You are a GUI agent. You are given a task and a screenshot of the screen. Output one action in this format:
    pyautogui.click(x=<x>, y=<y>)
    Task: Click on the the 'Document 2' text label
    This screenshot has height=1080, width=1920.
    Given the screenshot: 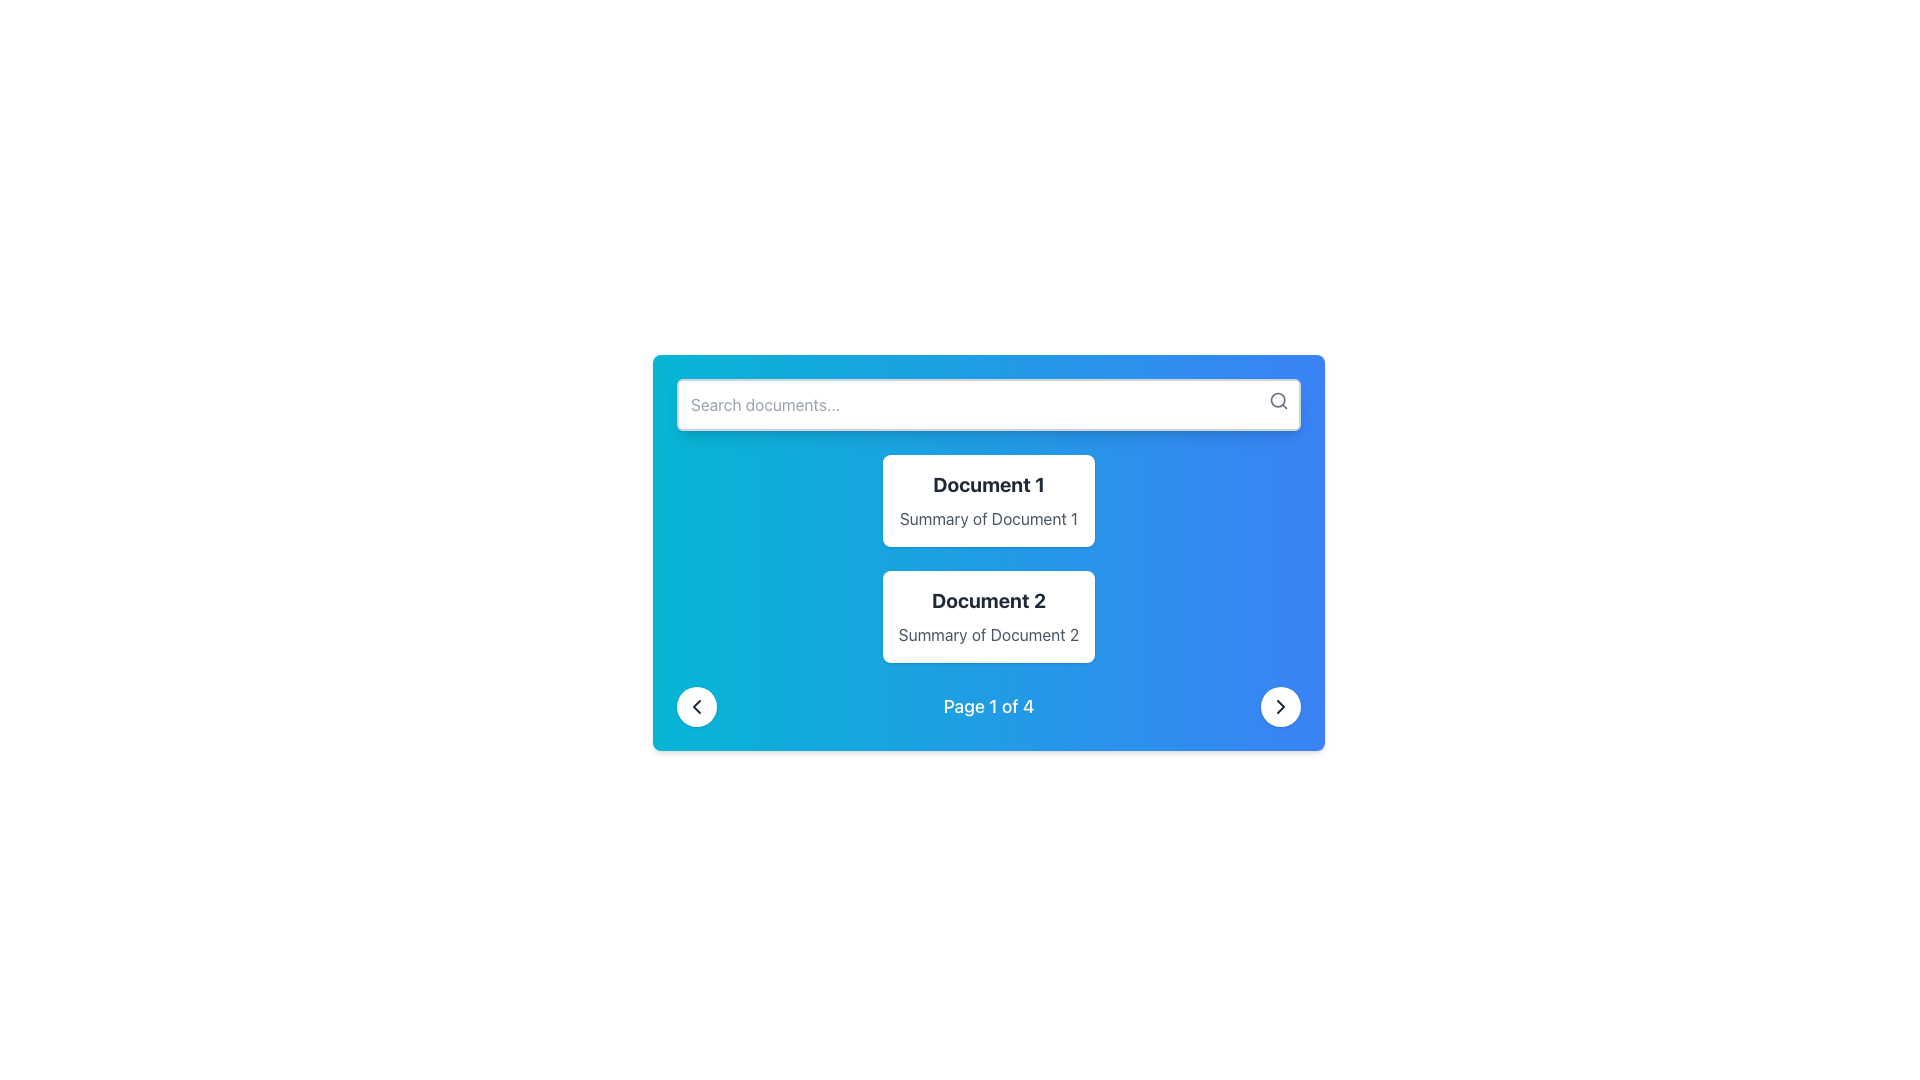 What is the action you would take?
    pyautogui.click(x=988, y=600)
    